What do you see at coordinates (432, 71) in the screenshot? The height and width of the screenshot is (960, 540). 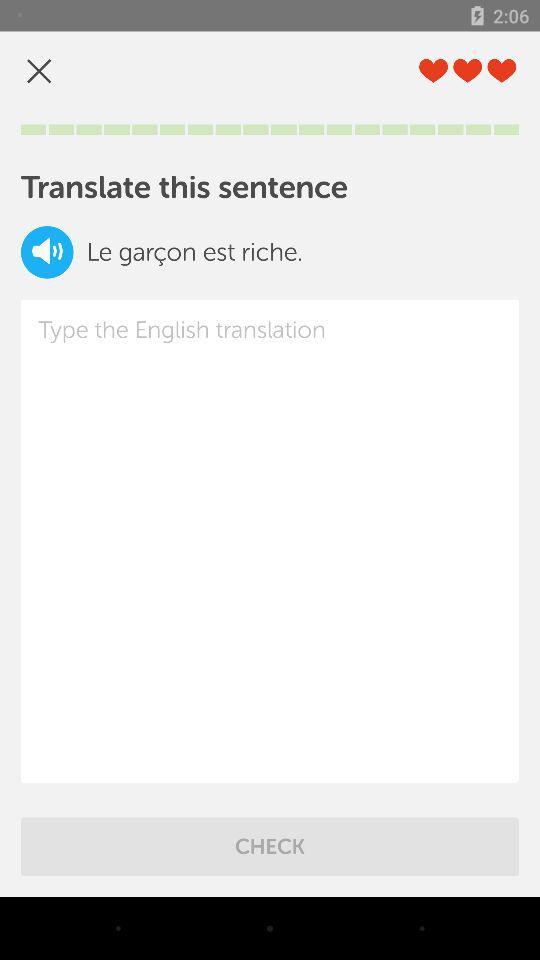 I see `the first love icon` at bounding box center [432, 71].